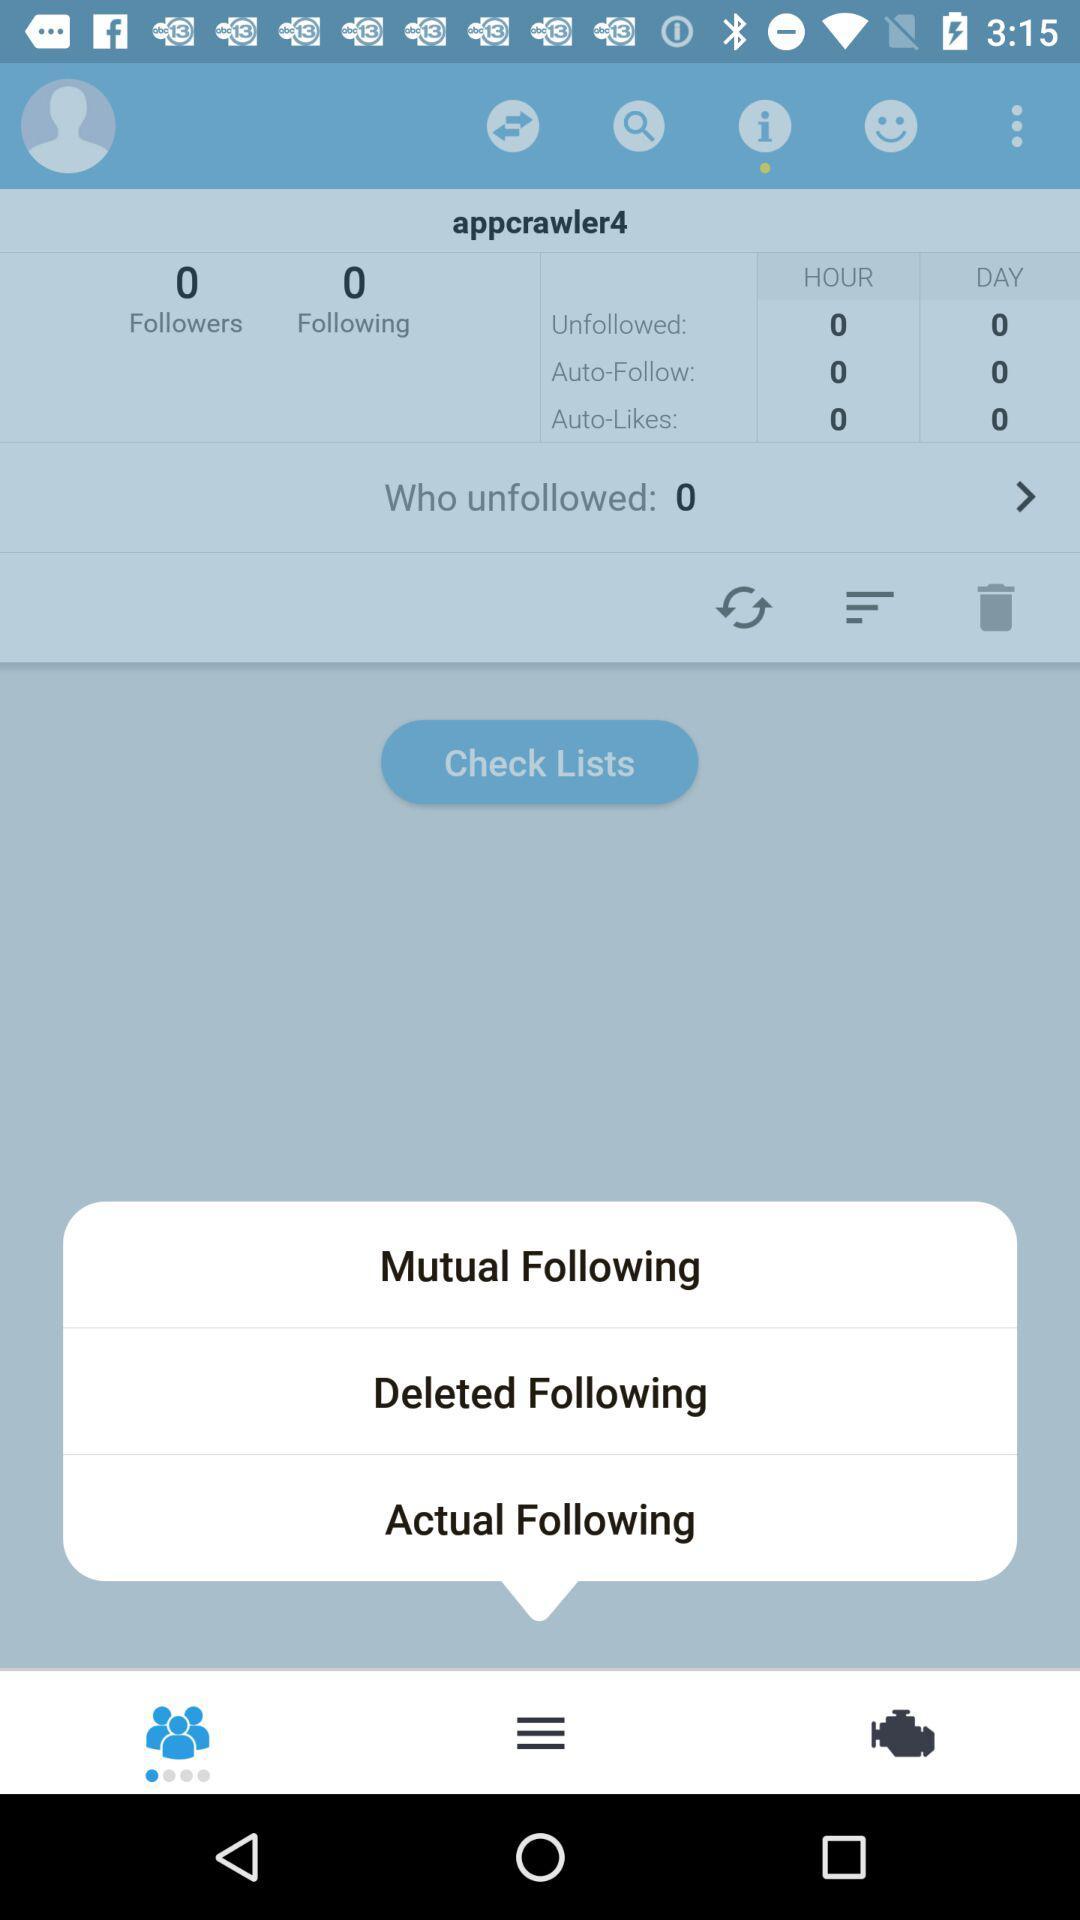 The image size is (1080, 1920). I want to click on the next page, so click(1024, 496).